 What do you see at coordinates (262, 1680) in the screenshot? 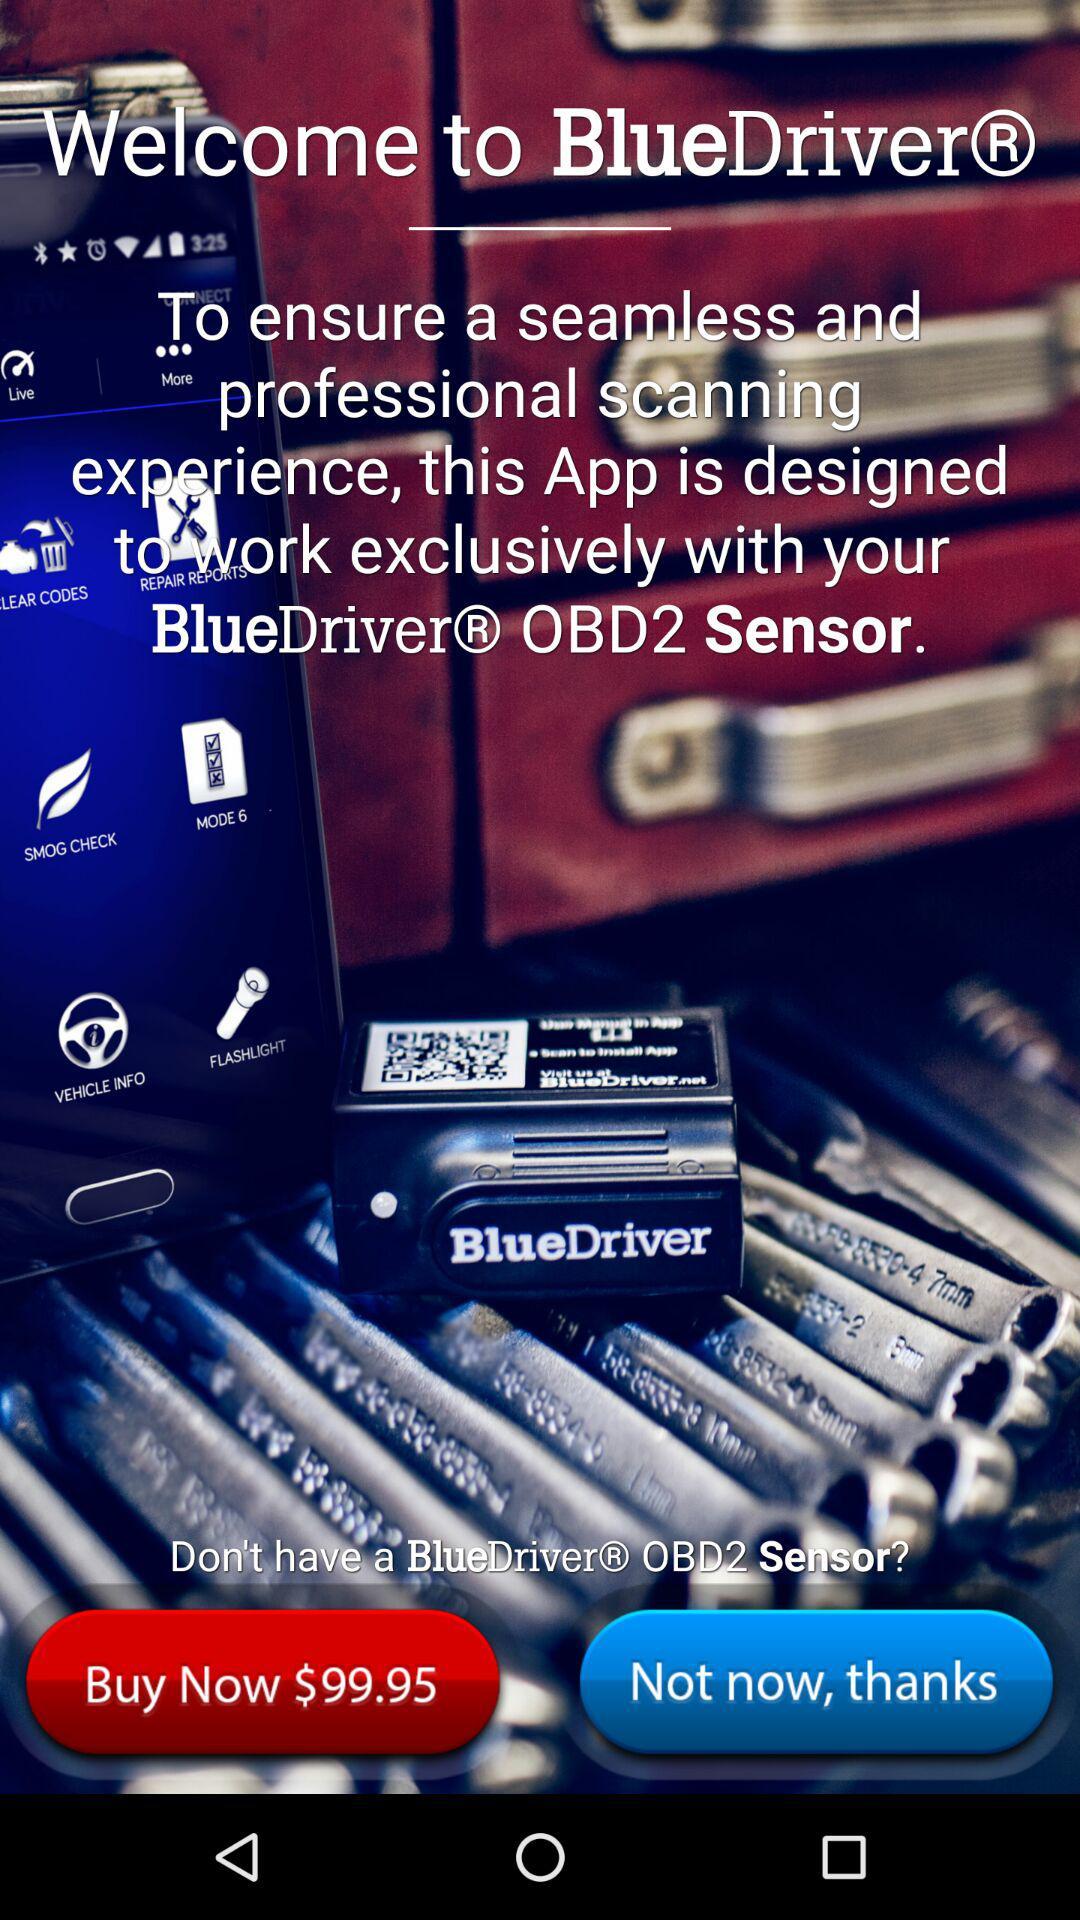
I see `buy indicated product` at bounding box center [262, 1680].